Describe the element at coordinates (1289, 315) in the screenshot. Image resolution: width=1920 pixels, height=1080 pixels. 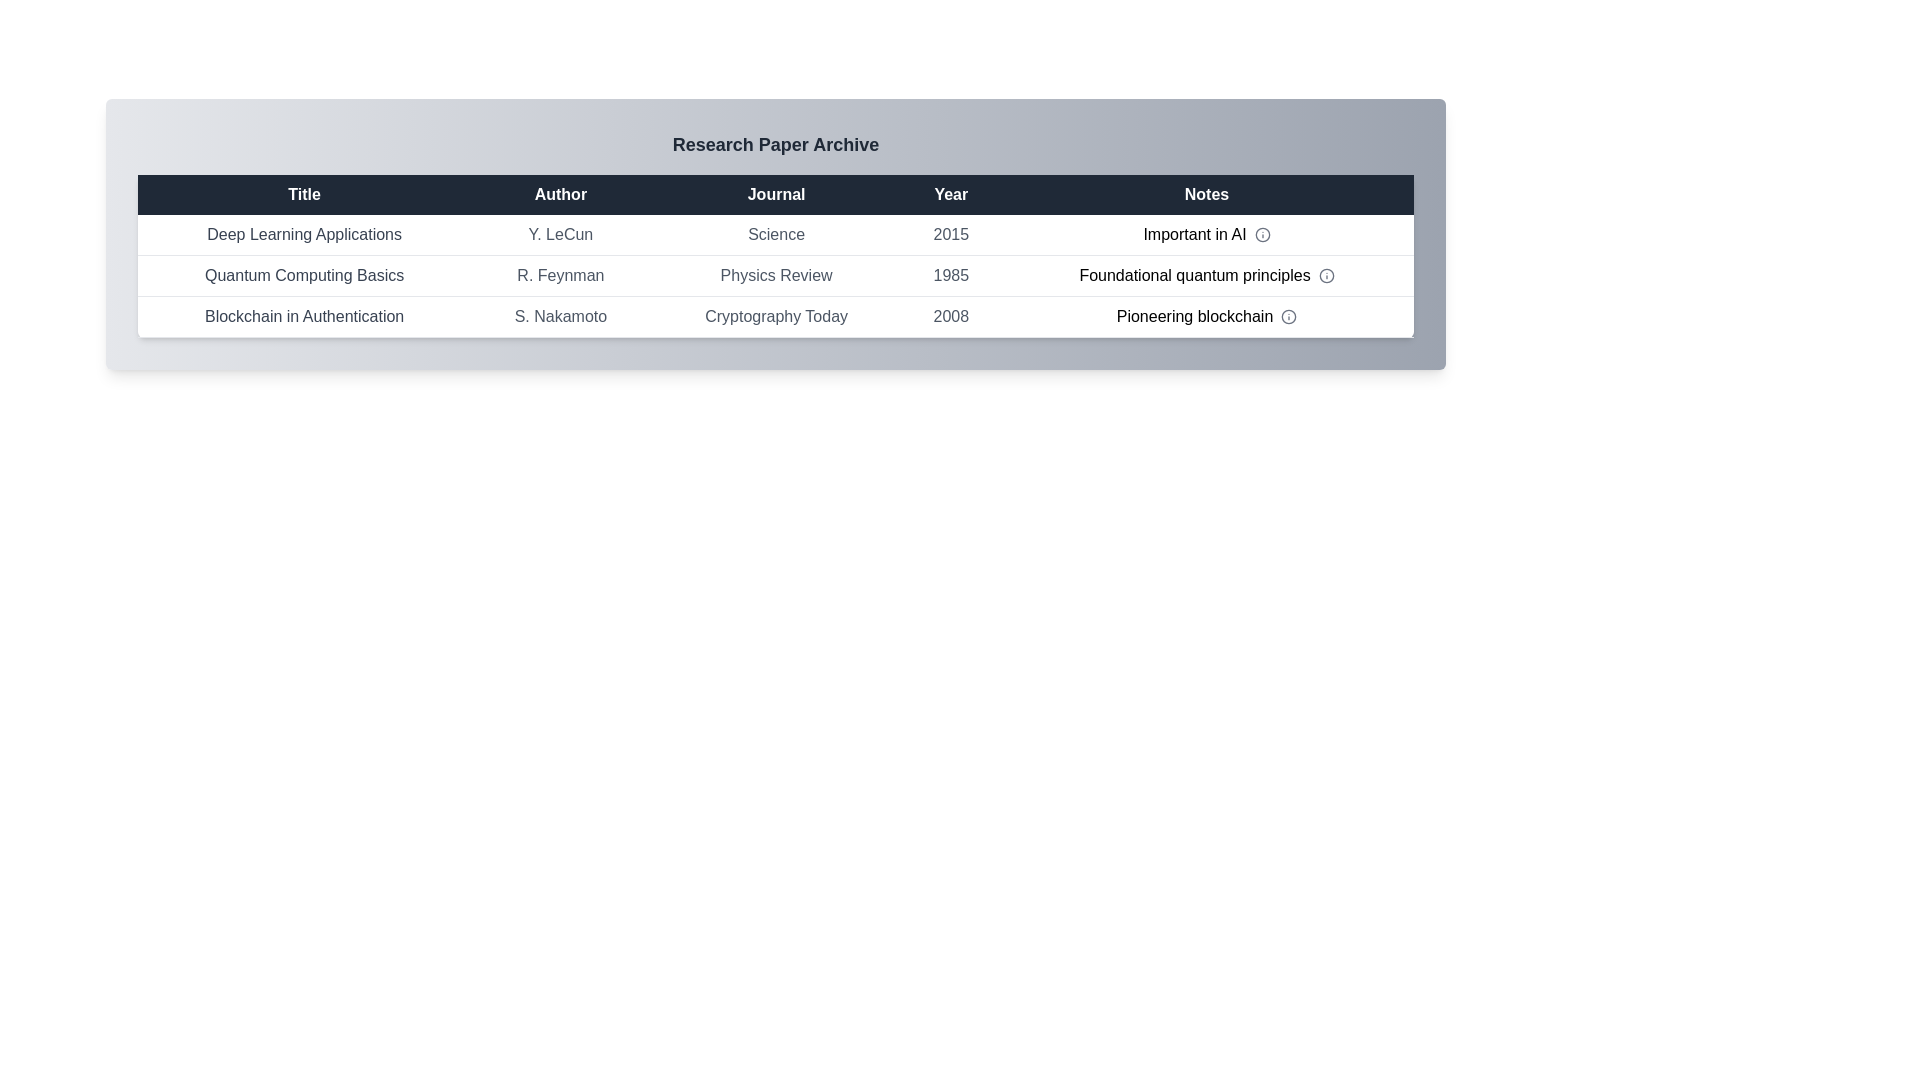
I see `the info icon for the row corresponding to Blockchain in Authentication` at that location.